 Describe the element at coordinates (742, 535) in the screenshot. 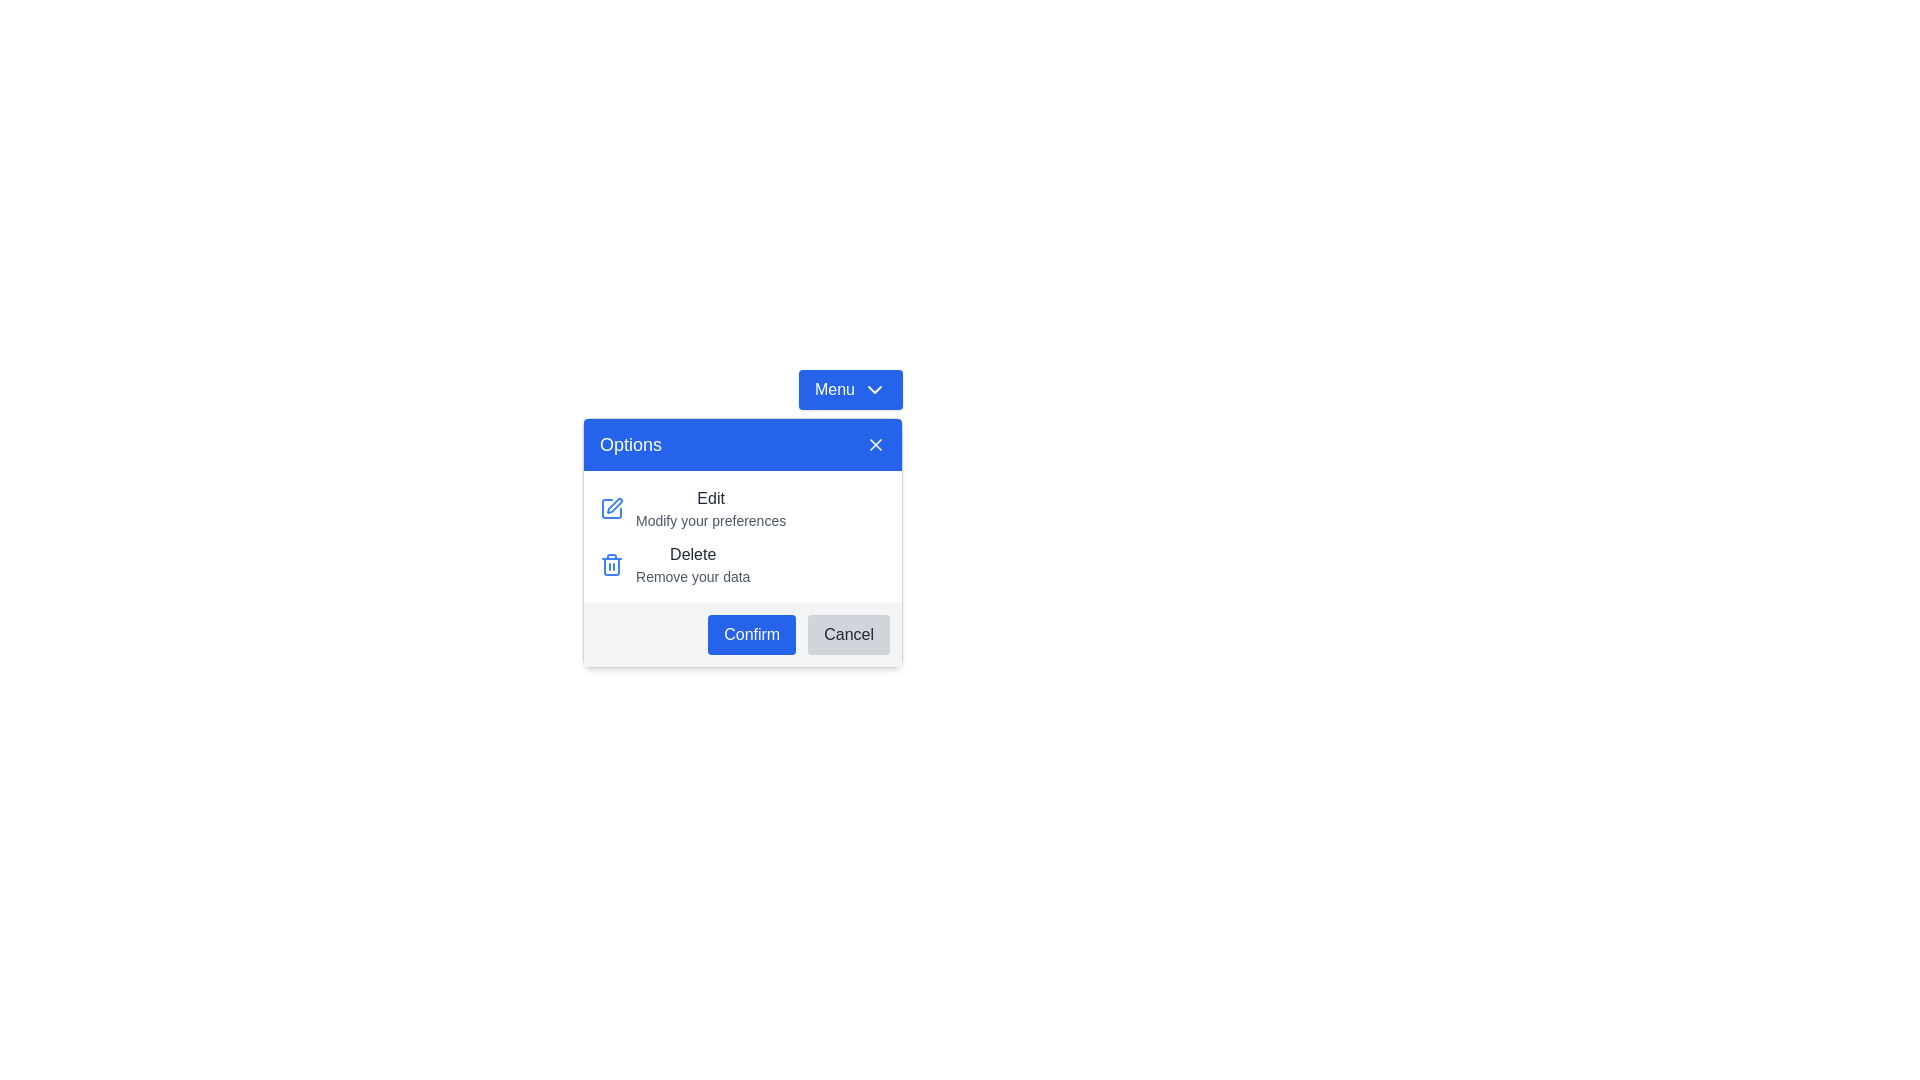

I see `the 'Delete' option in the Interactive options list, which is located in the modal under the header 'Options'` at that location.